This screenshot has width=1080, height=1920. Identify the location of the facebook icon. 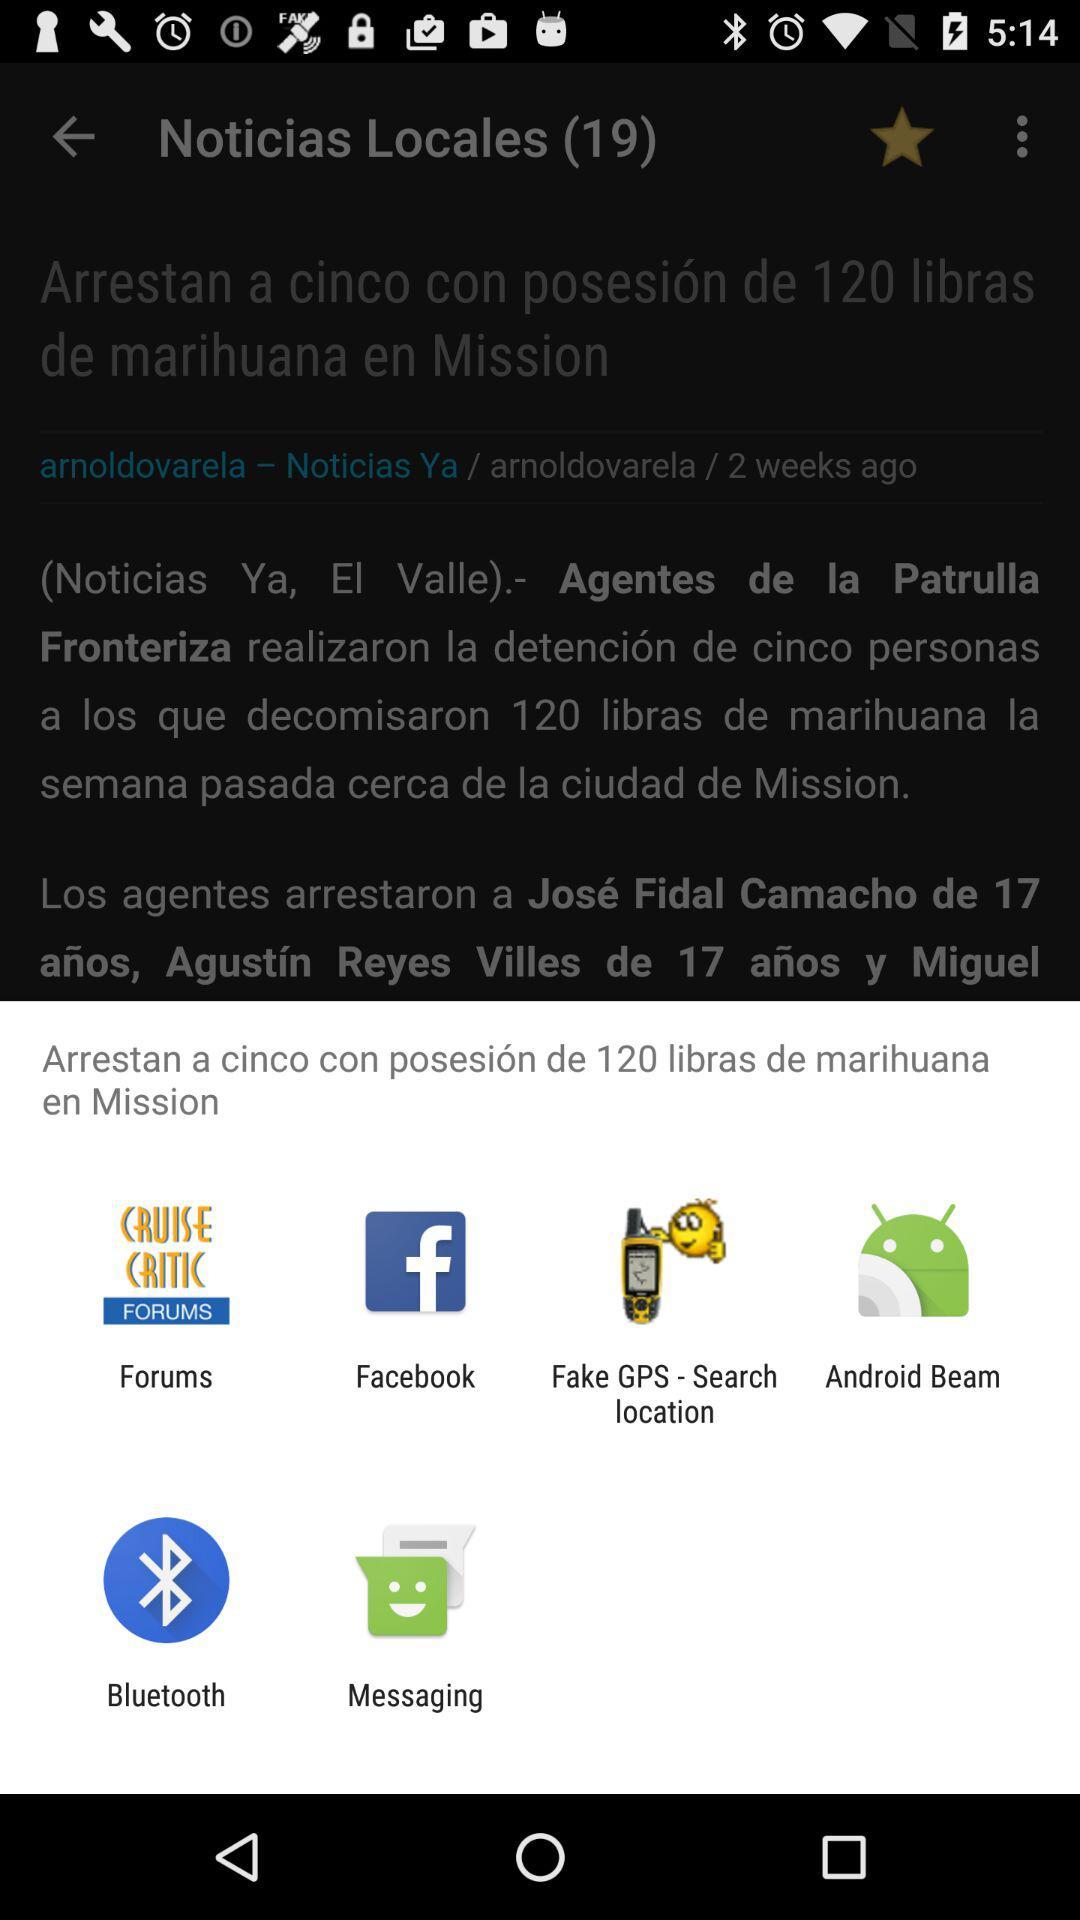
(414, 1392).